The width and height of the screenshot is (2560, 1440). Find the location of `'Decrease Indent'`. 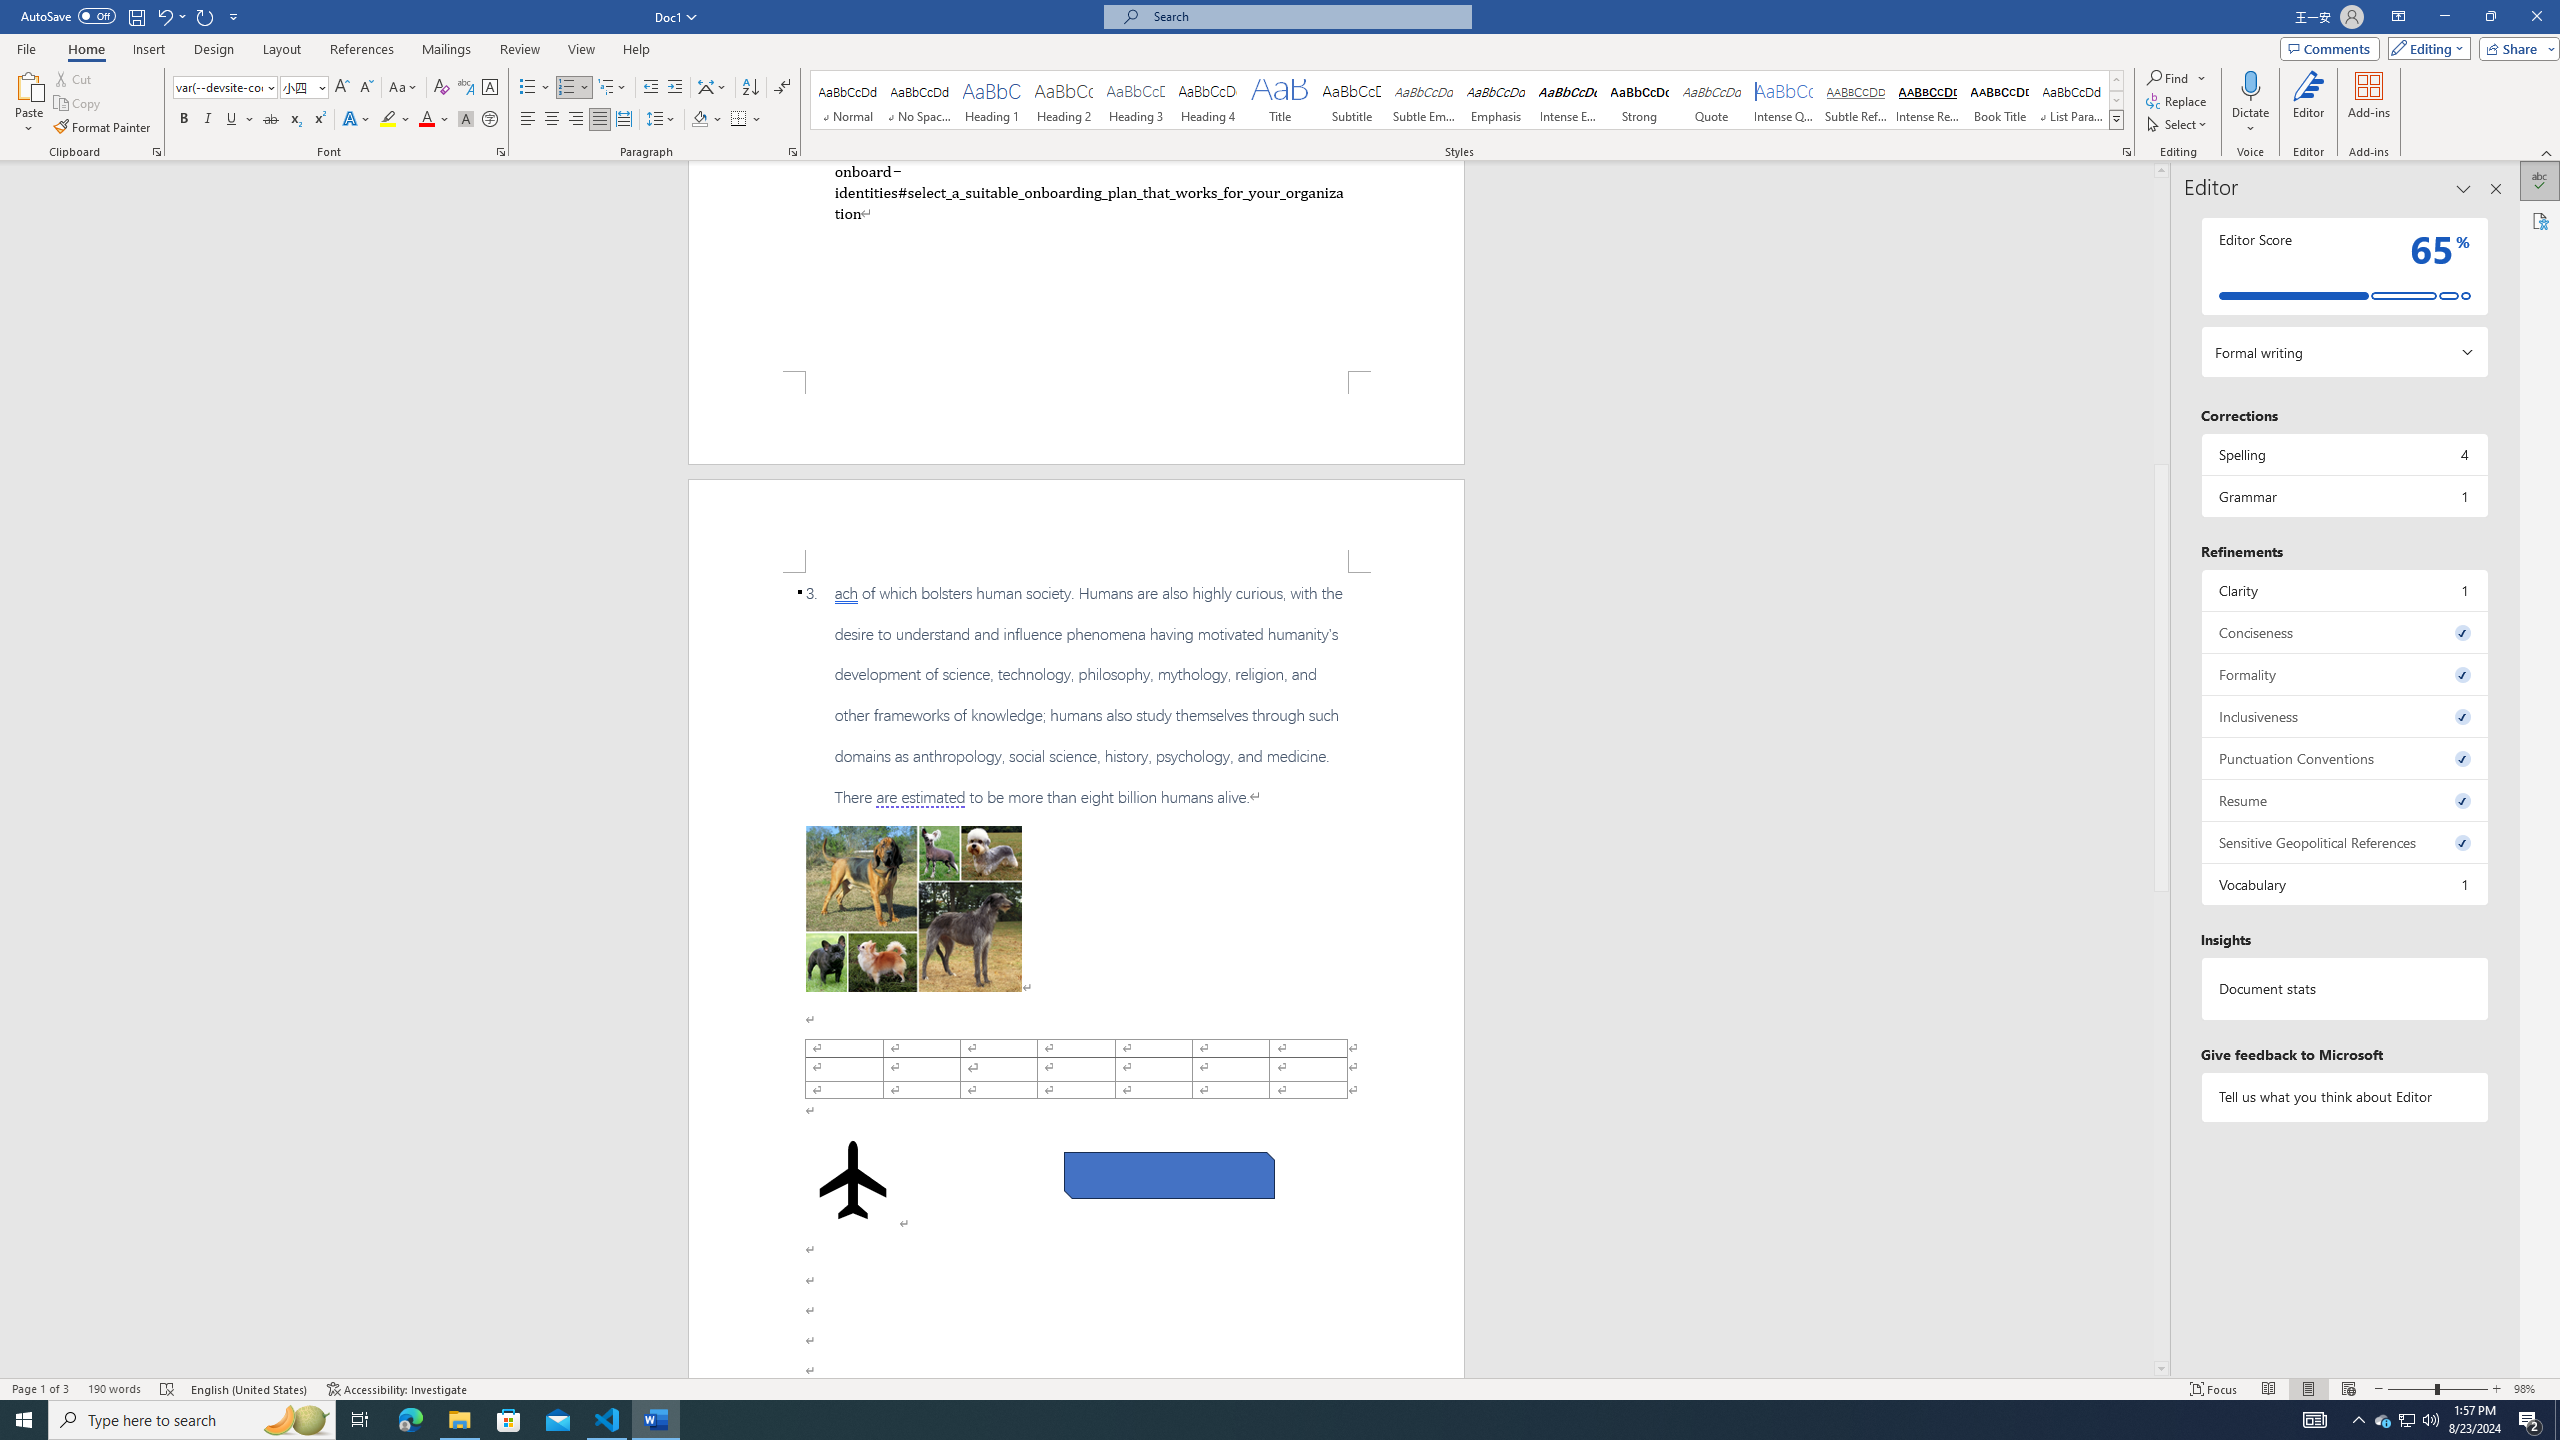

'Decrease Indent' is located at coordinates (651, 87).